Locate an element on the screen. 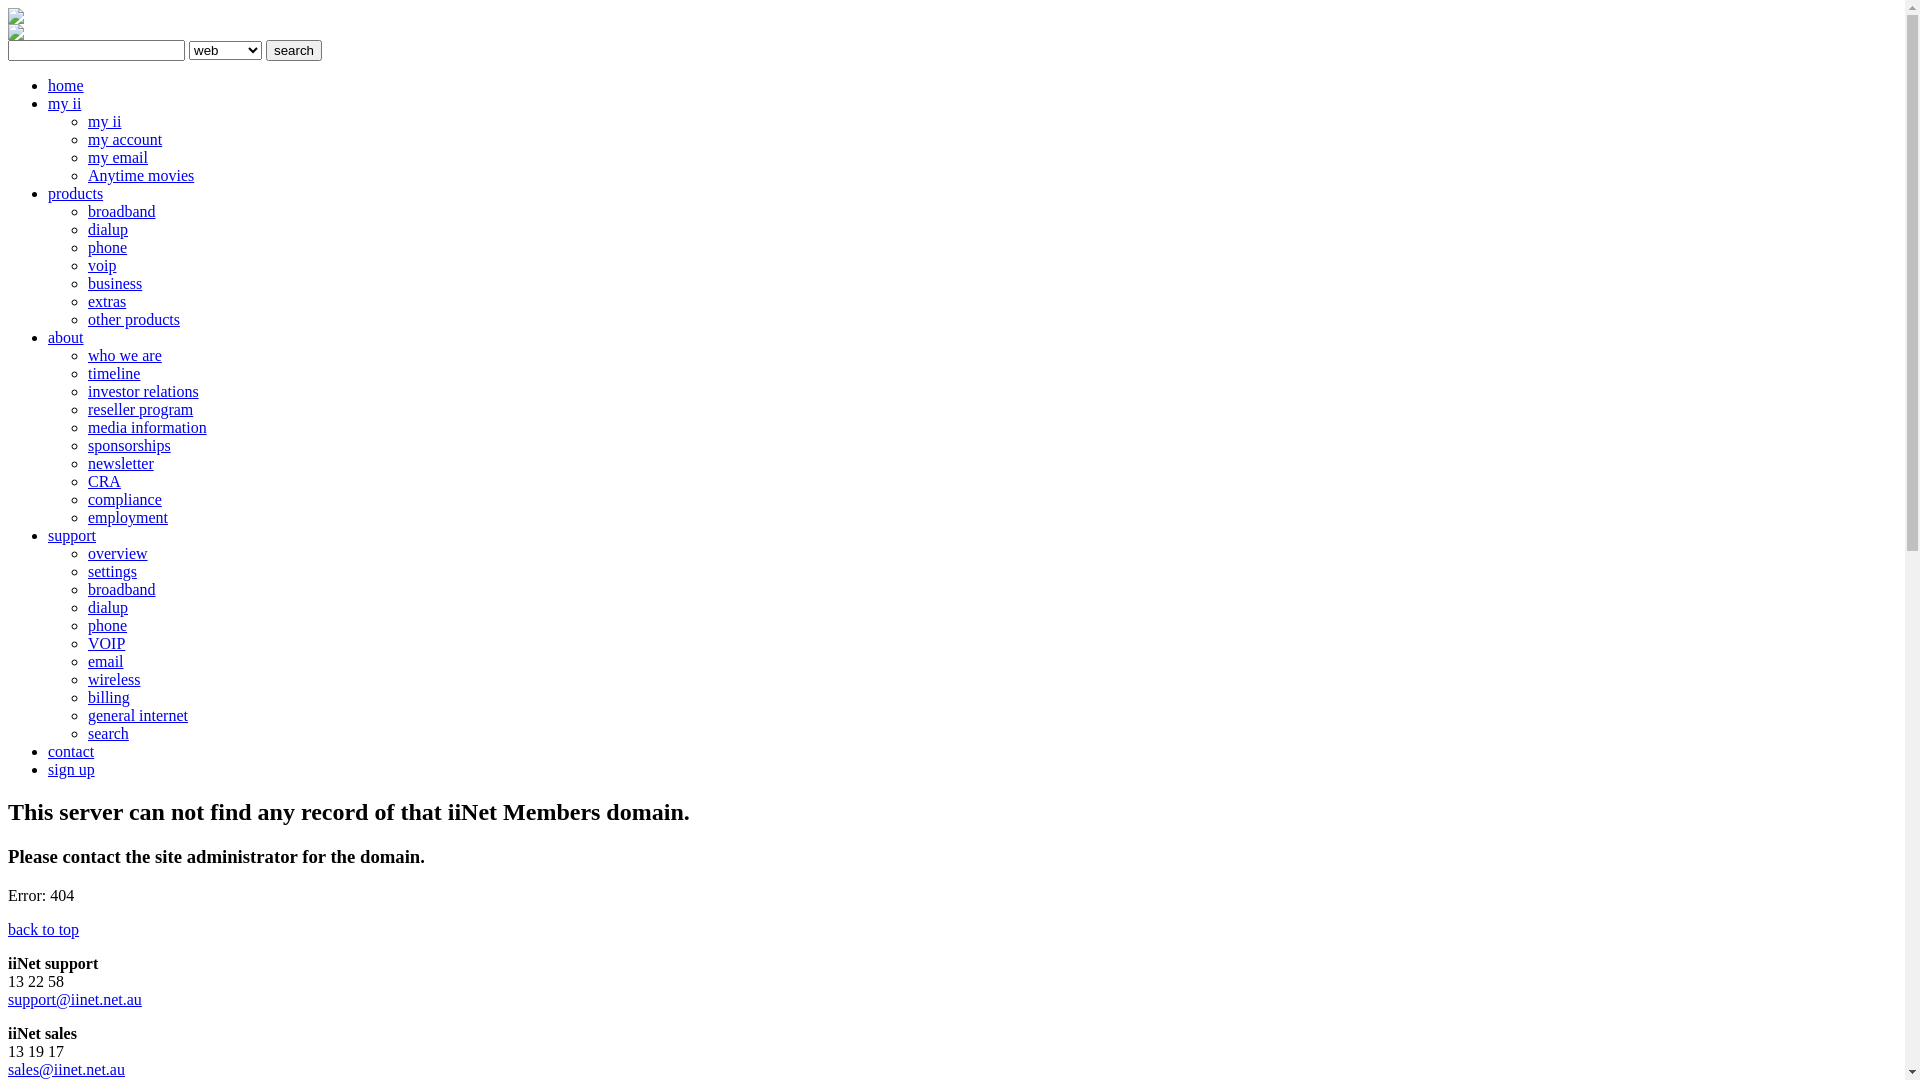  'business' is located at coordinates (86, 283).